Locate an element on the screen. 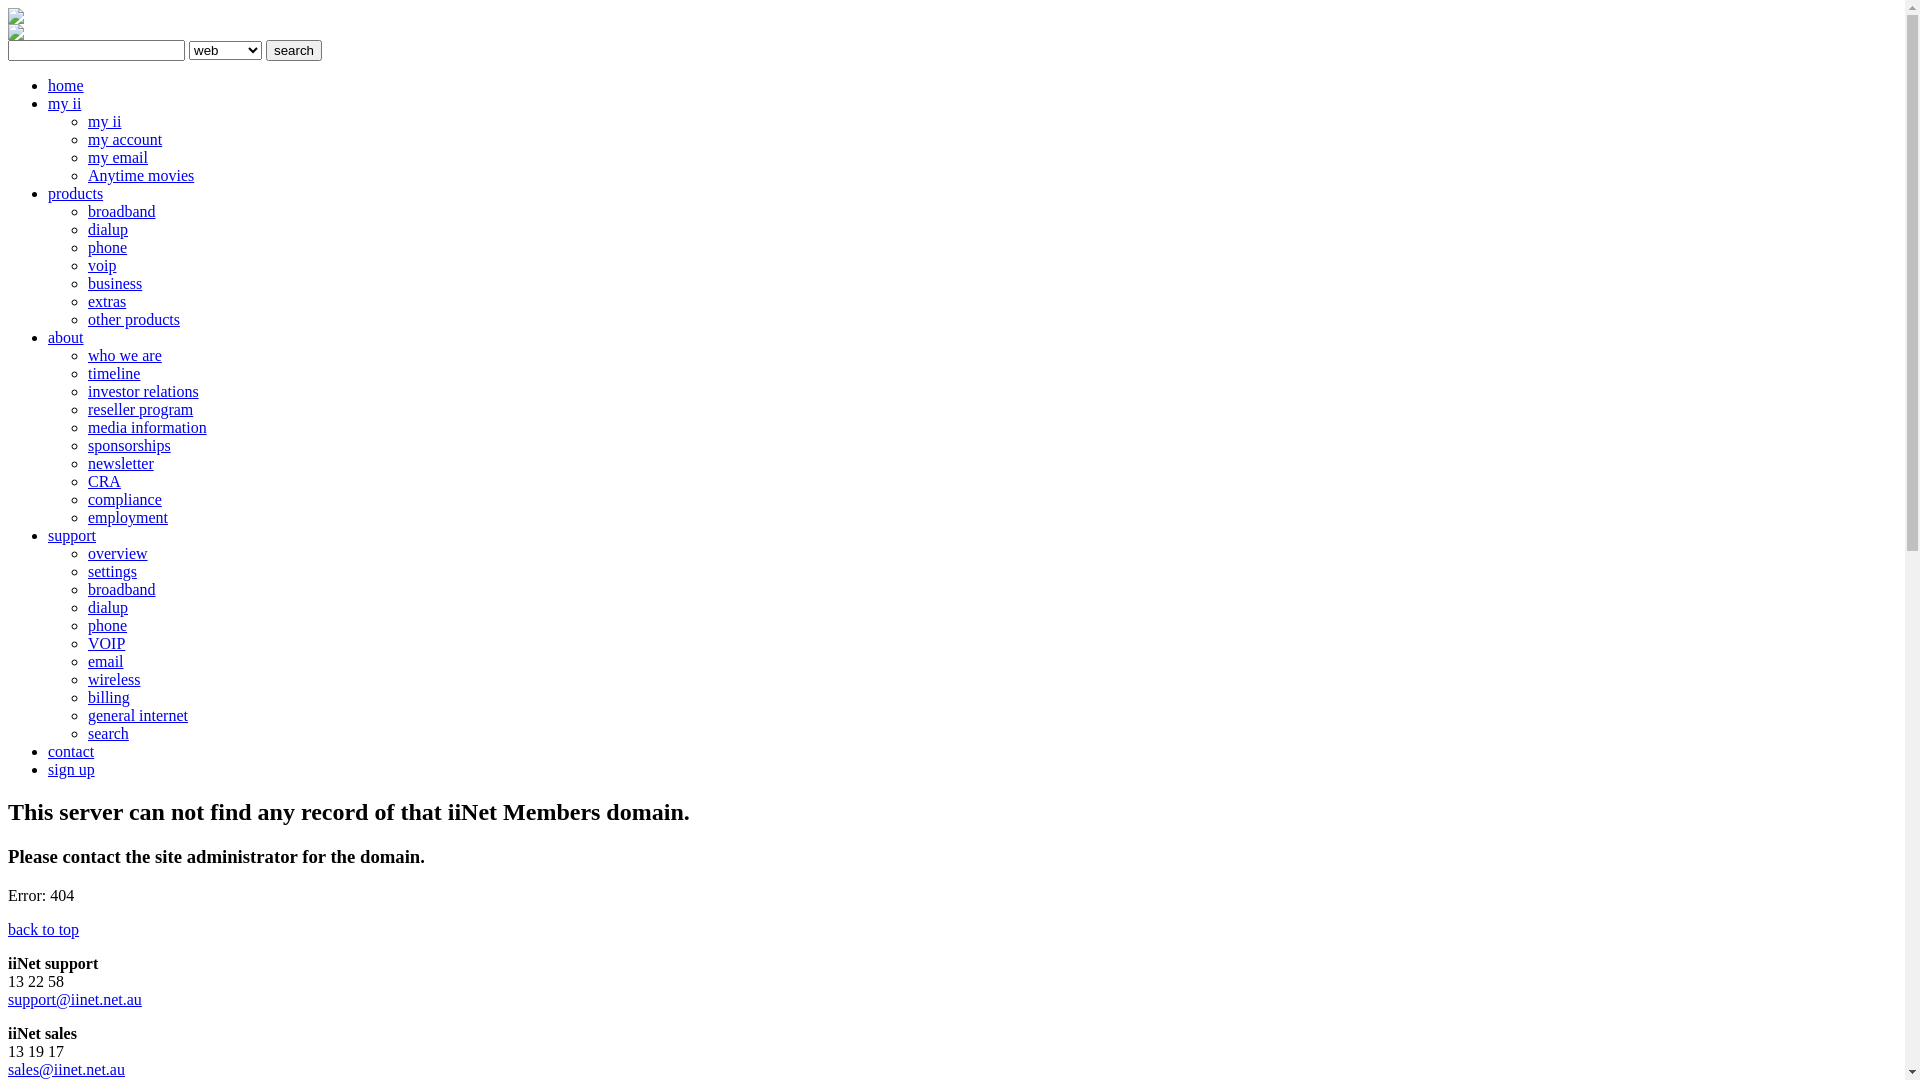  'business' is located at coordinates (86, 283).